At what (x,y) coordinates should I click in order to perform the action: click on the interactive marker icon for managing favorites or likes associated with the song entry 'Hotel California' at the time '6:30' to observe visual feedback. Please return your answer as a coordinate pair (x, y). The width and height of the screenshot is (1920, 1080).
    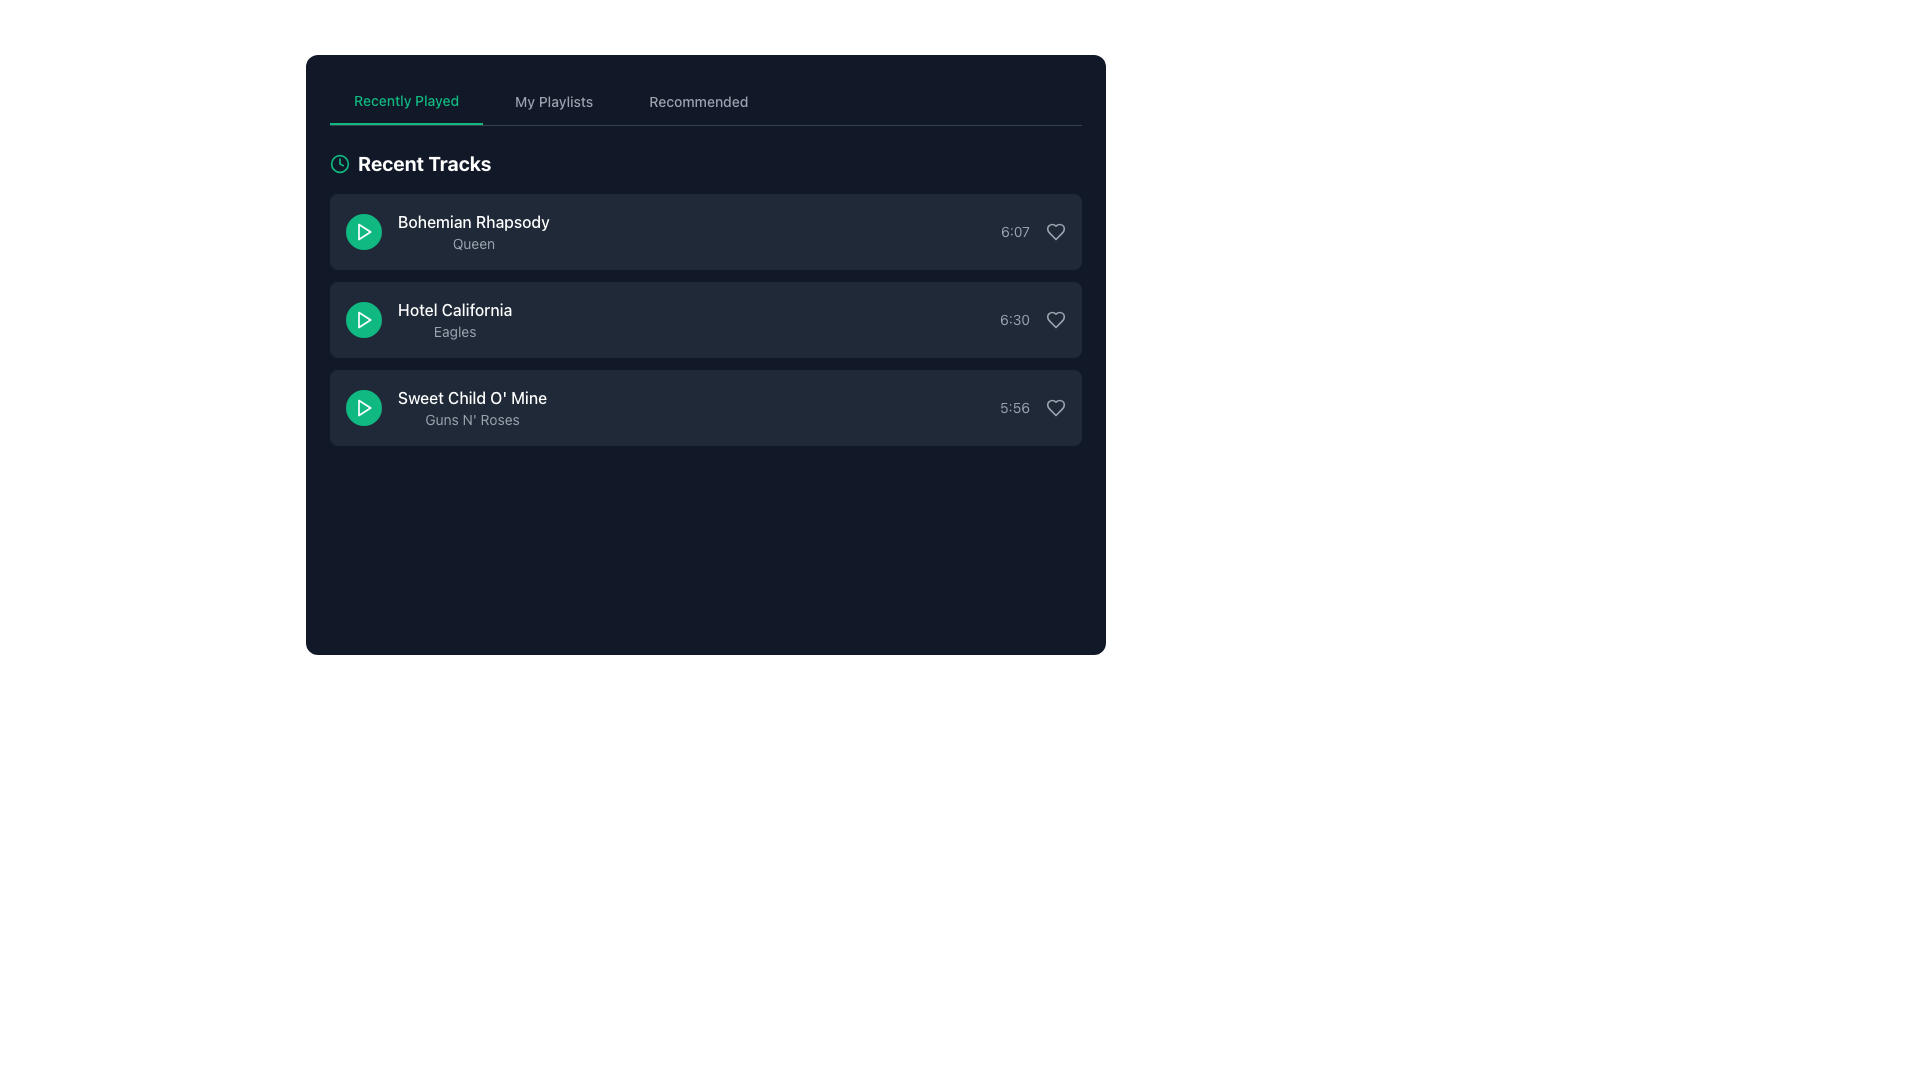
    Looking at the image, I should click on (1055, 319).